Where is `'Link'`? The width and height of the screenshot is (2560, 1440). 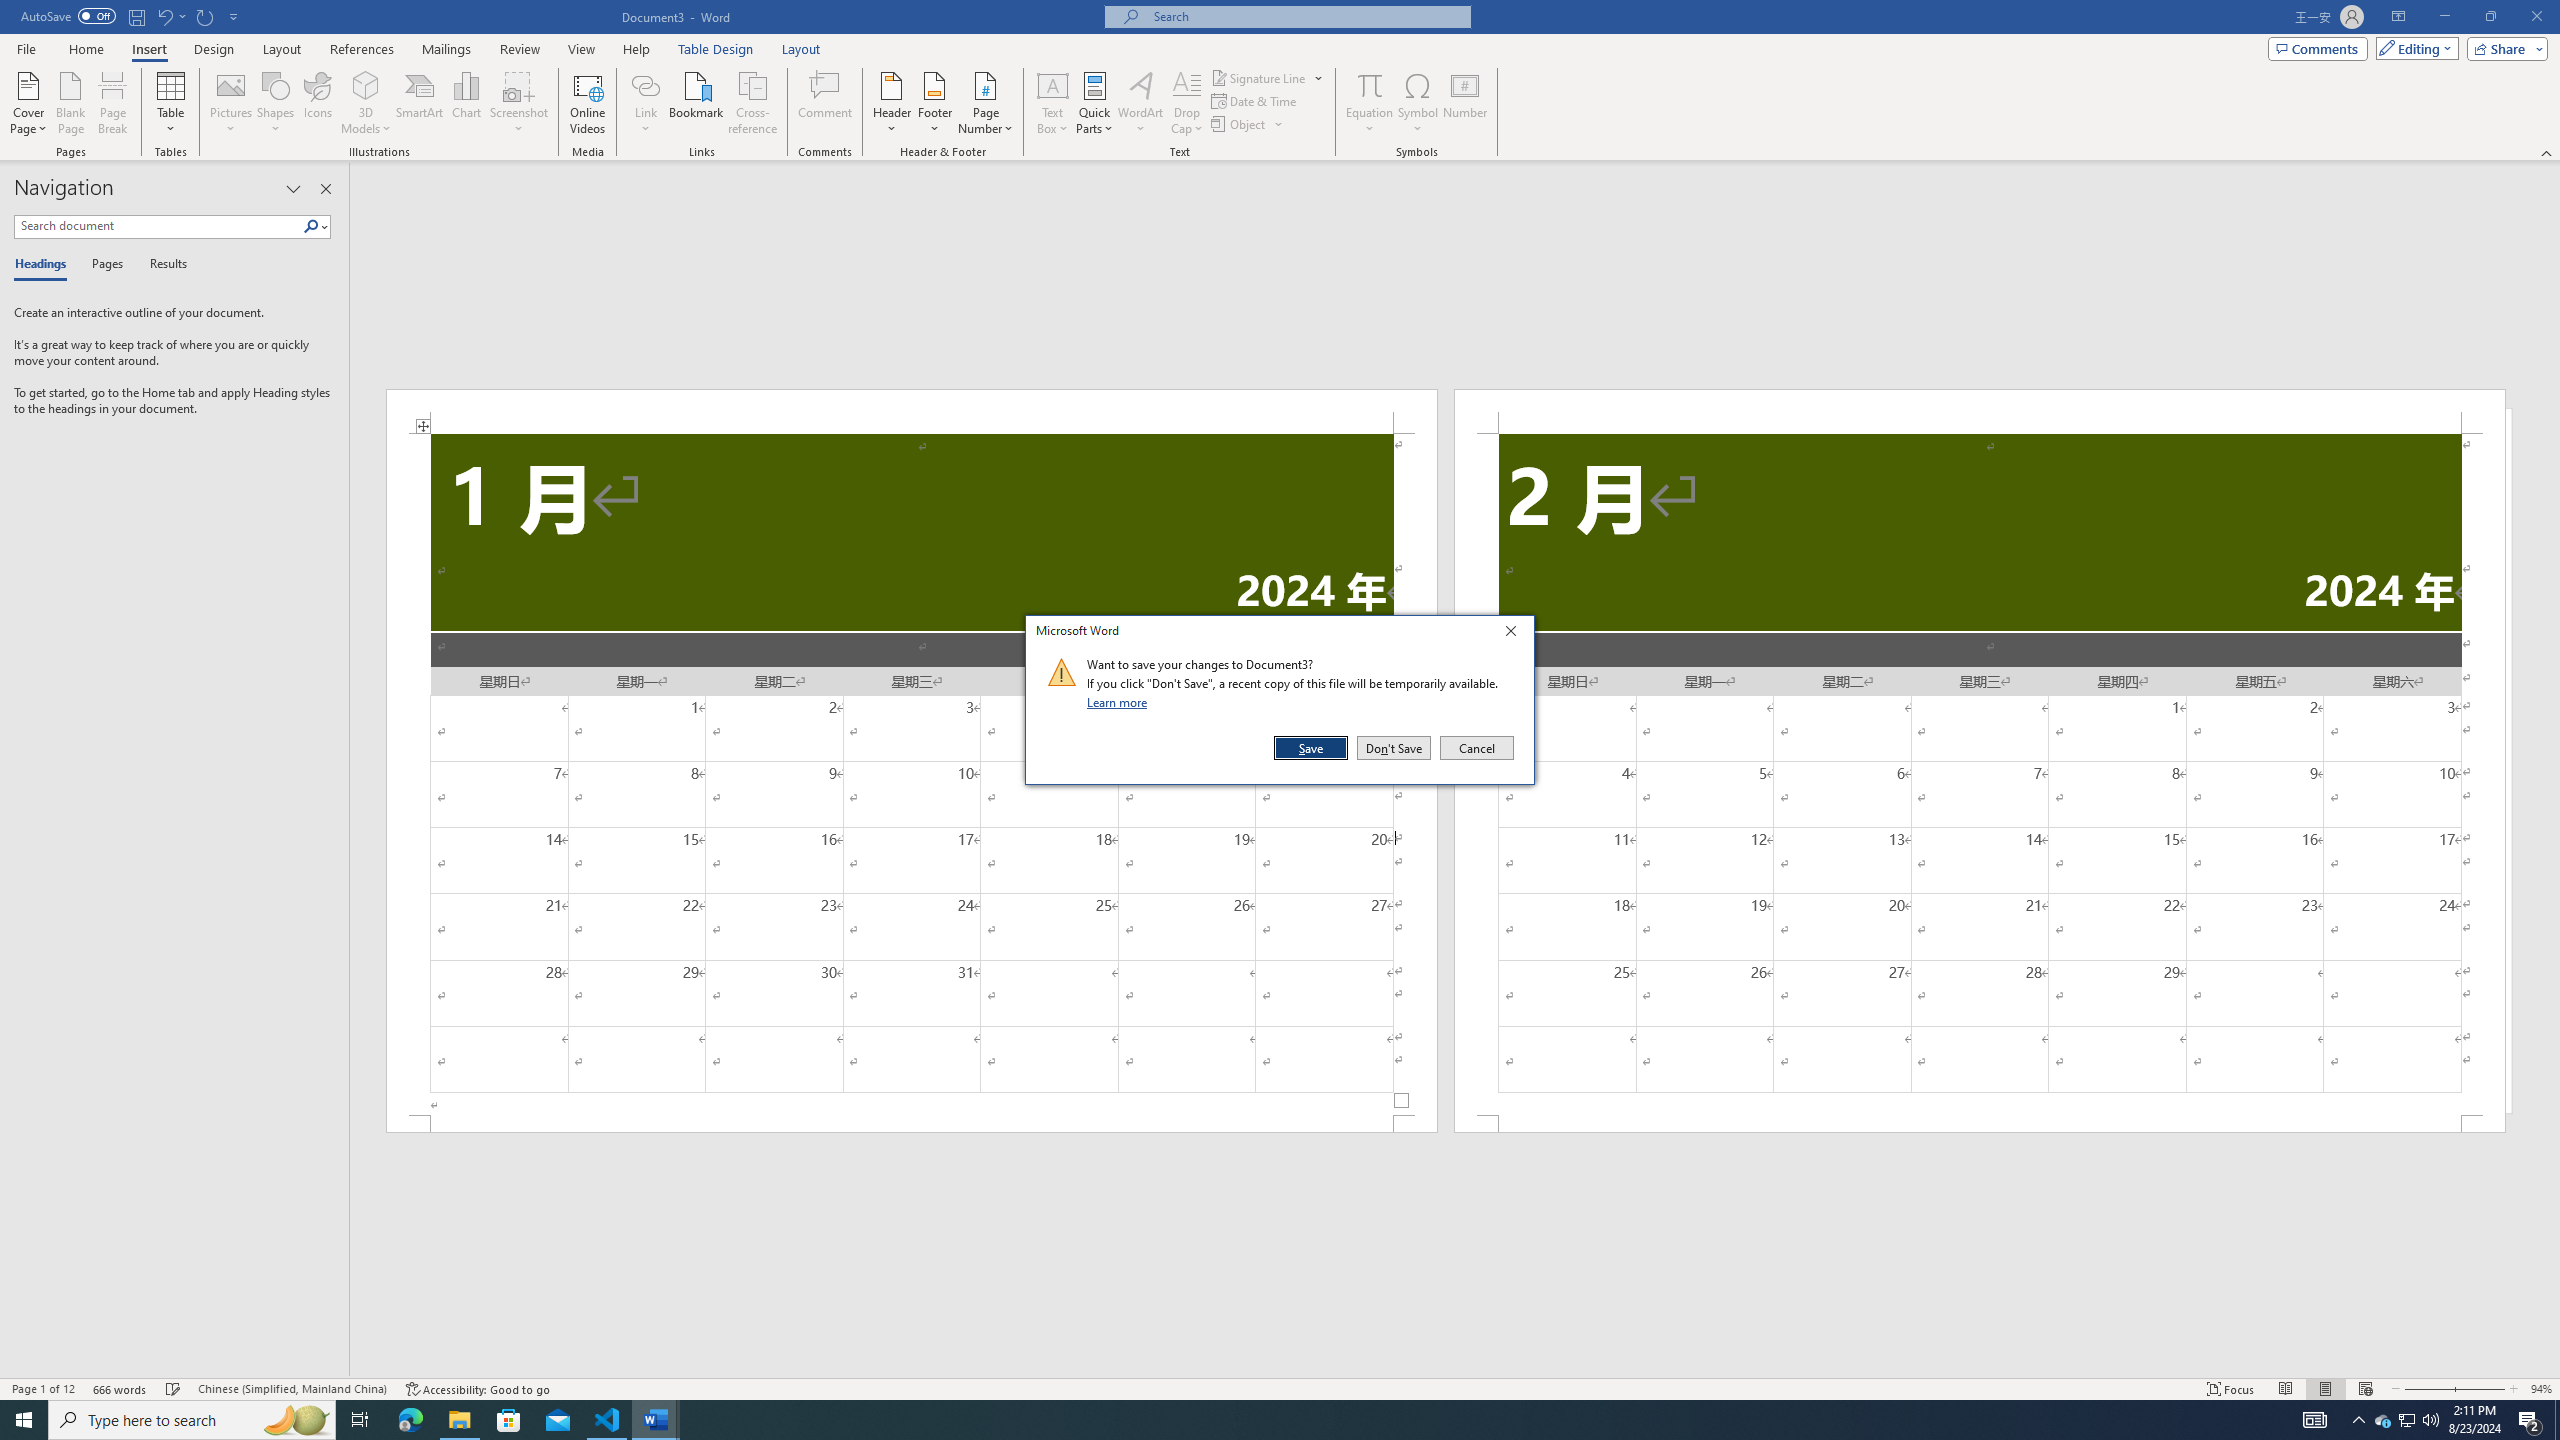 'Link' is located at coordinates (645, 84).